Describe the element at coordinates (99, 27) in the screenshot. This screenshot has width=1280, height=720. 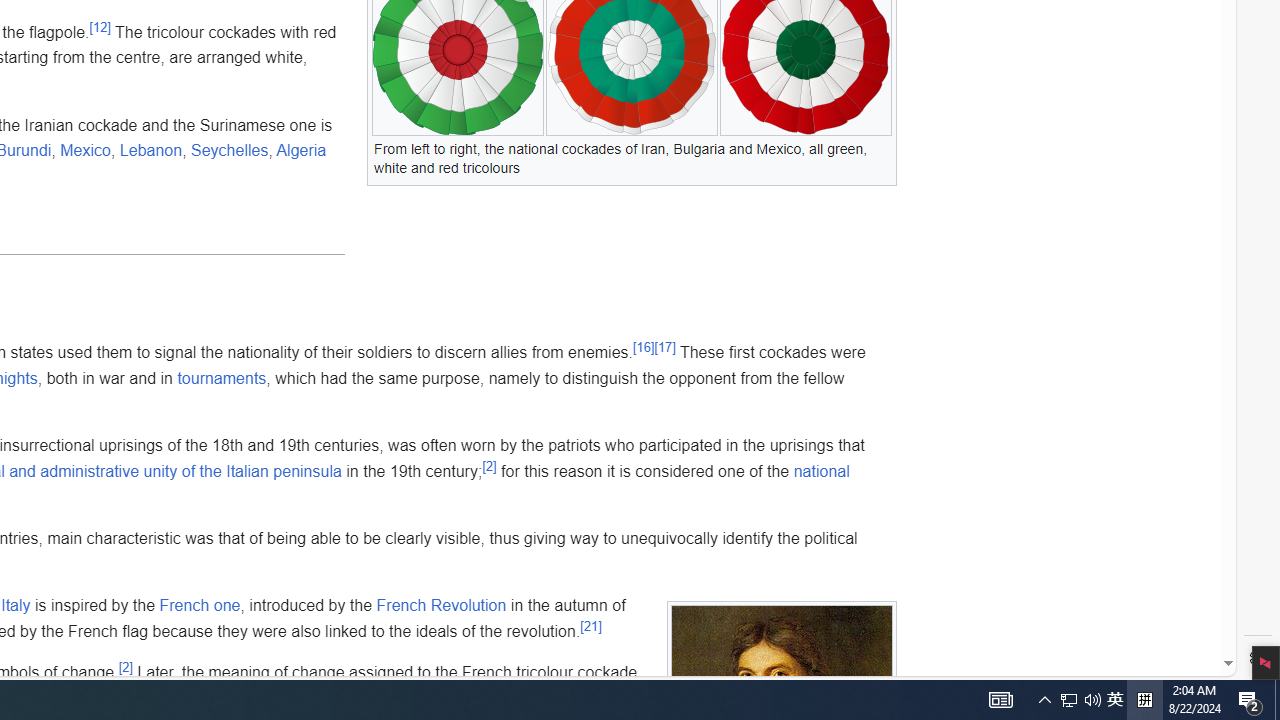
I see `'[12]'` at that location.